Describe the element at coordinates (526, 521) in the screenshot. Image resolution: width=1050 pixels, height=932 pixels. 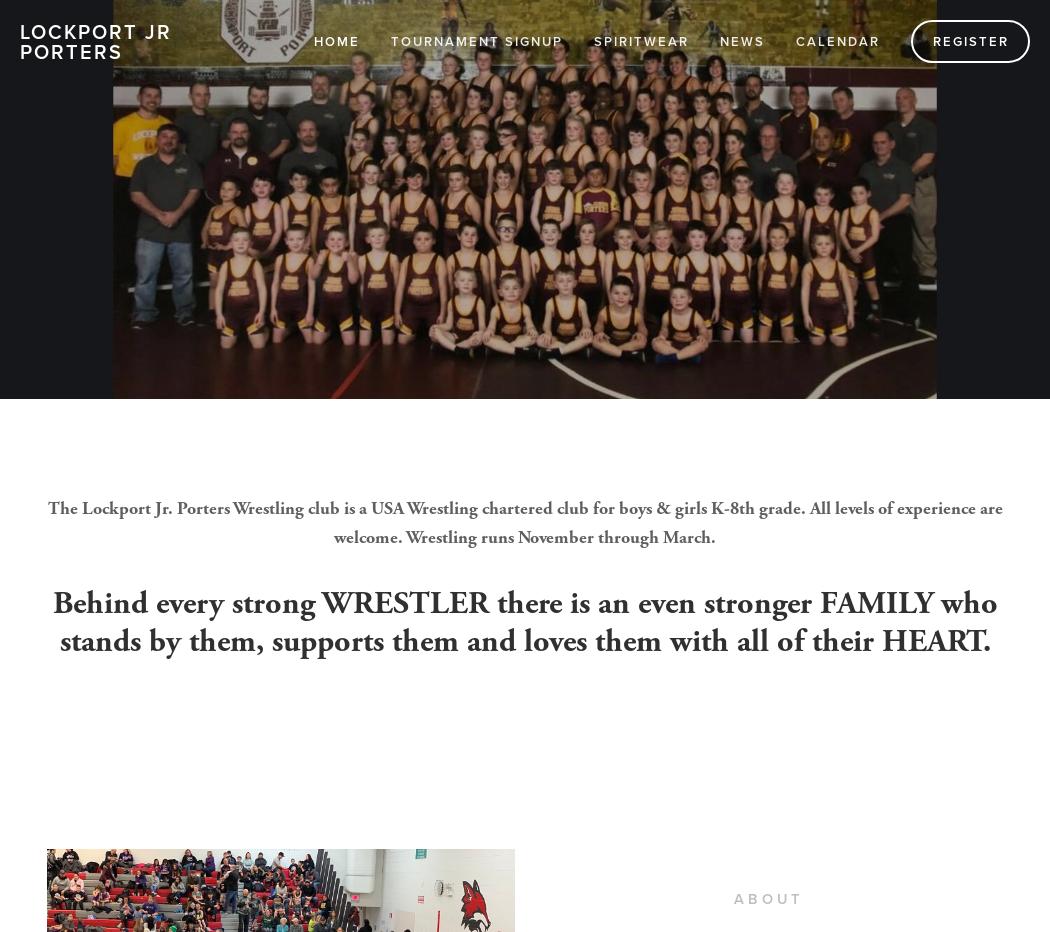
I see `'The Lockport Jr. Porters Wrestling club is a USA Wrestling chartered club for boys & girls K-8th grade. All levels of experience are welcome. Wrestling runs November through March.'` at that location.